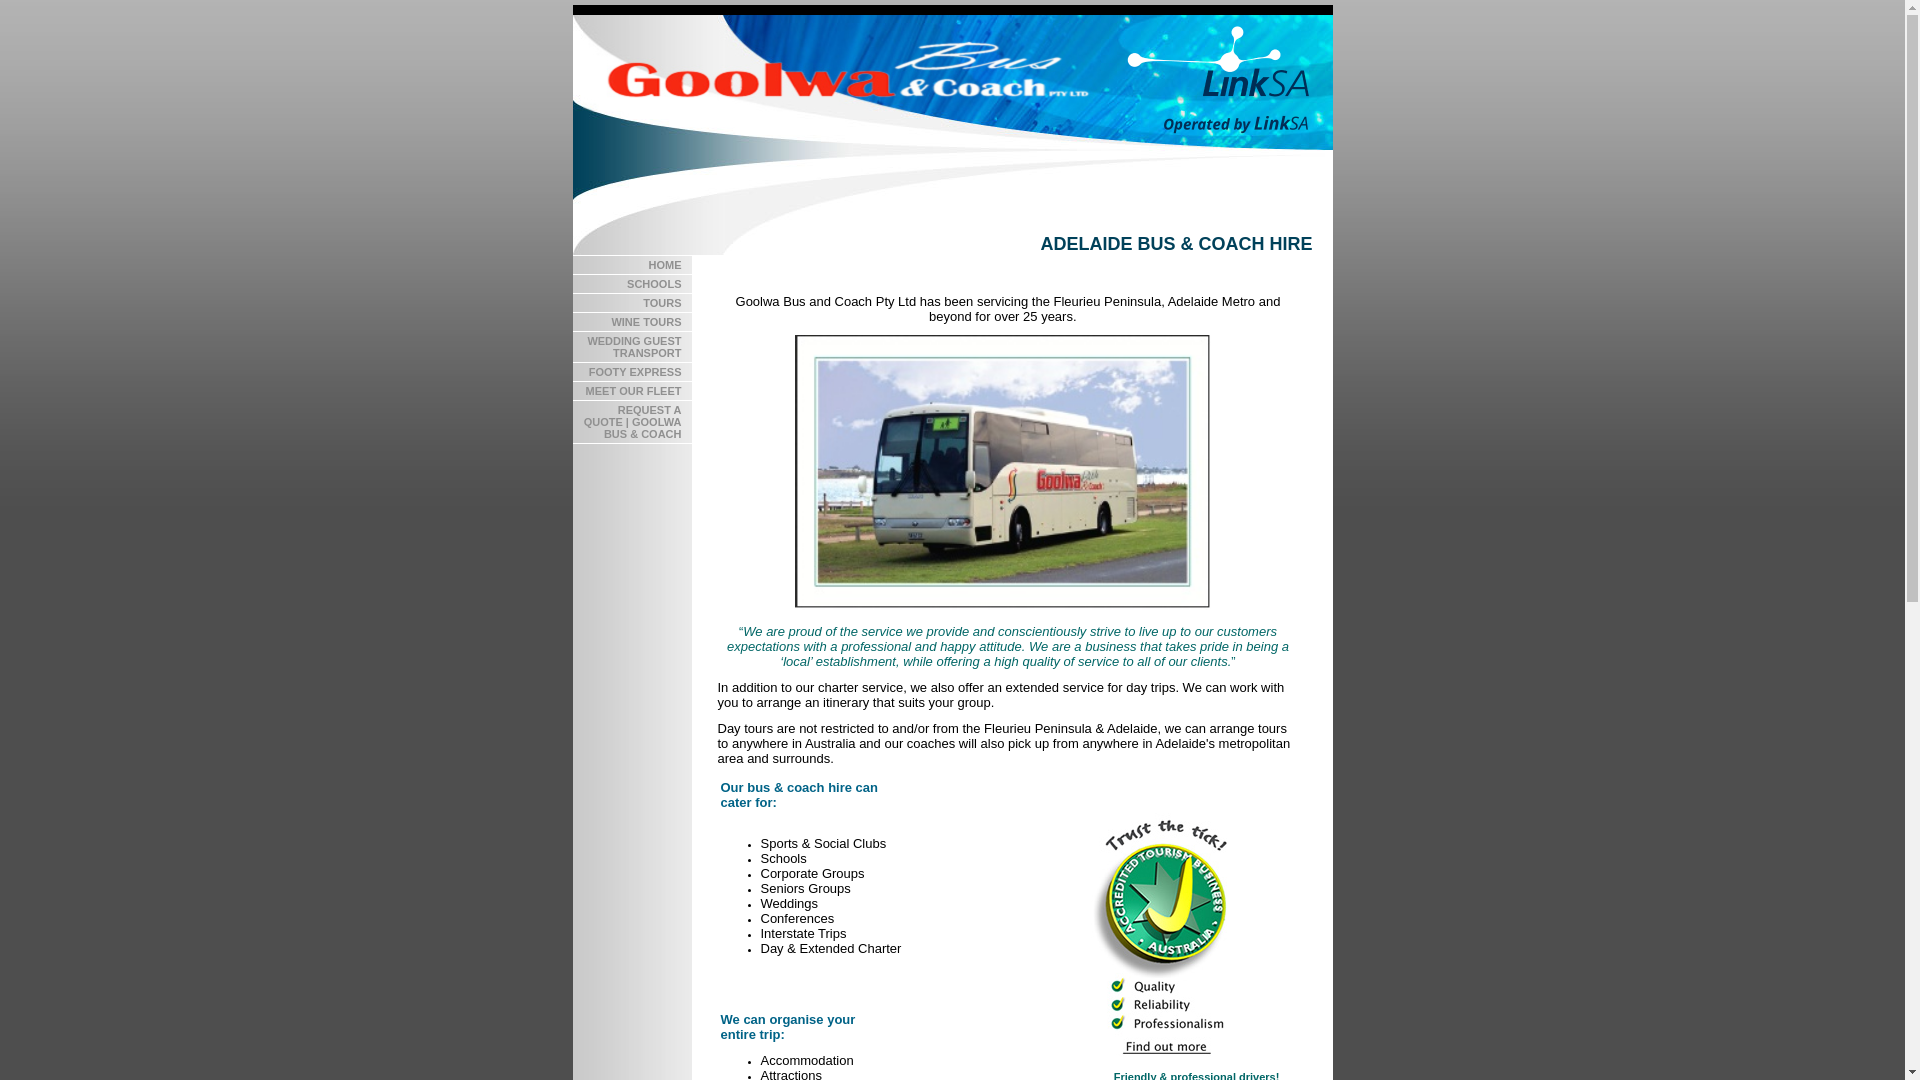 Image resolution: width=1920 pixels, height=1080 pixels. What do you see at coordinates (570, 391) in the screenshot?
I see `'MEET OUR FLEET'` at bounding box center [570, 391].